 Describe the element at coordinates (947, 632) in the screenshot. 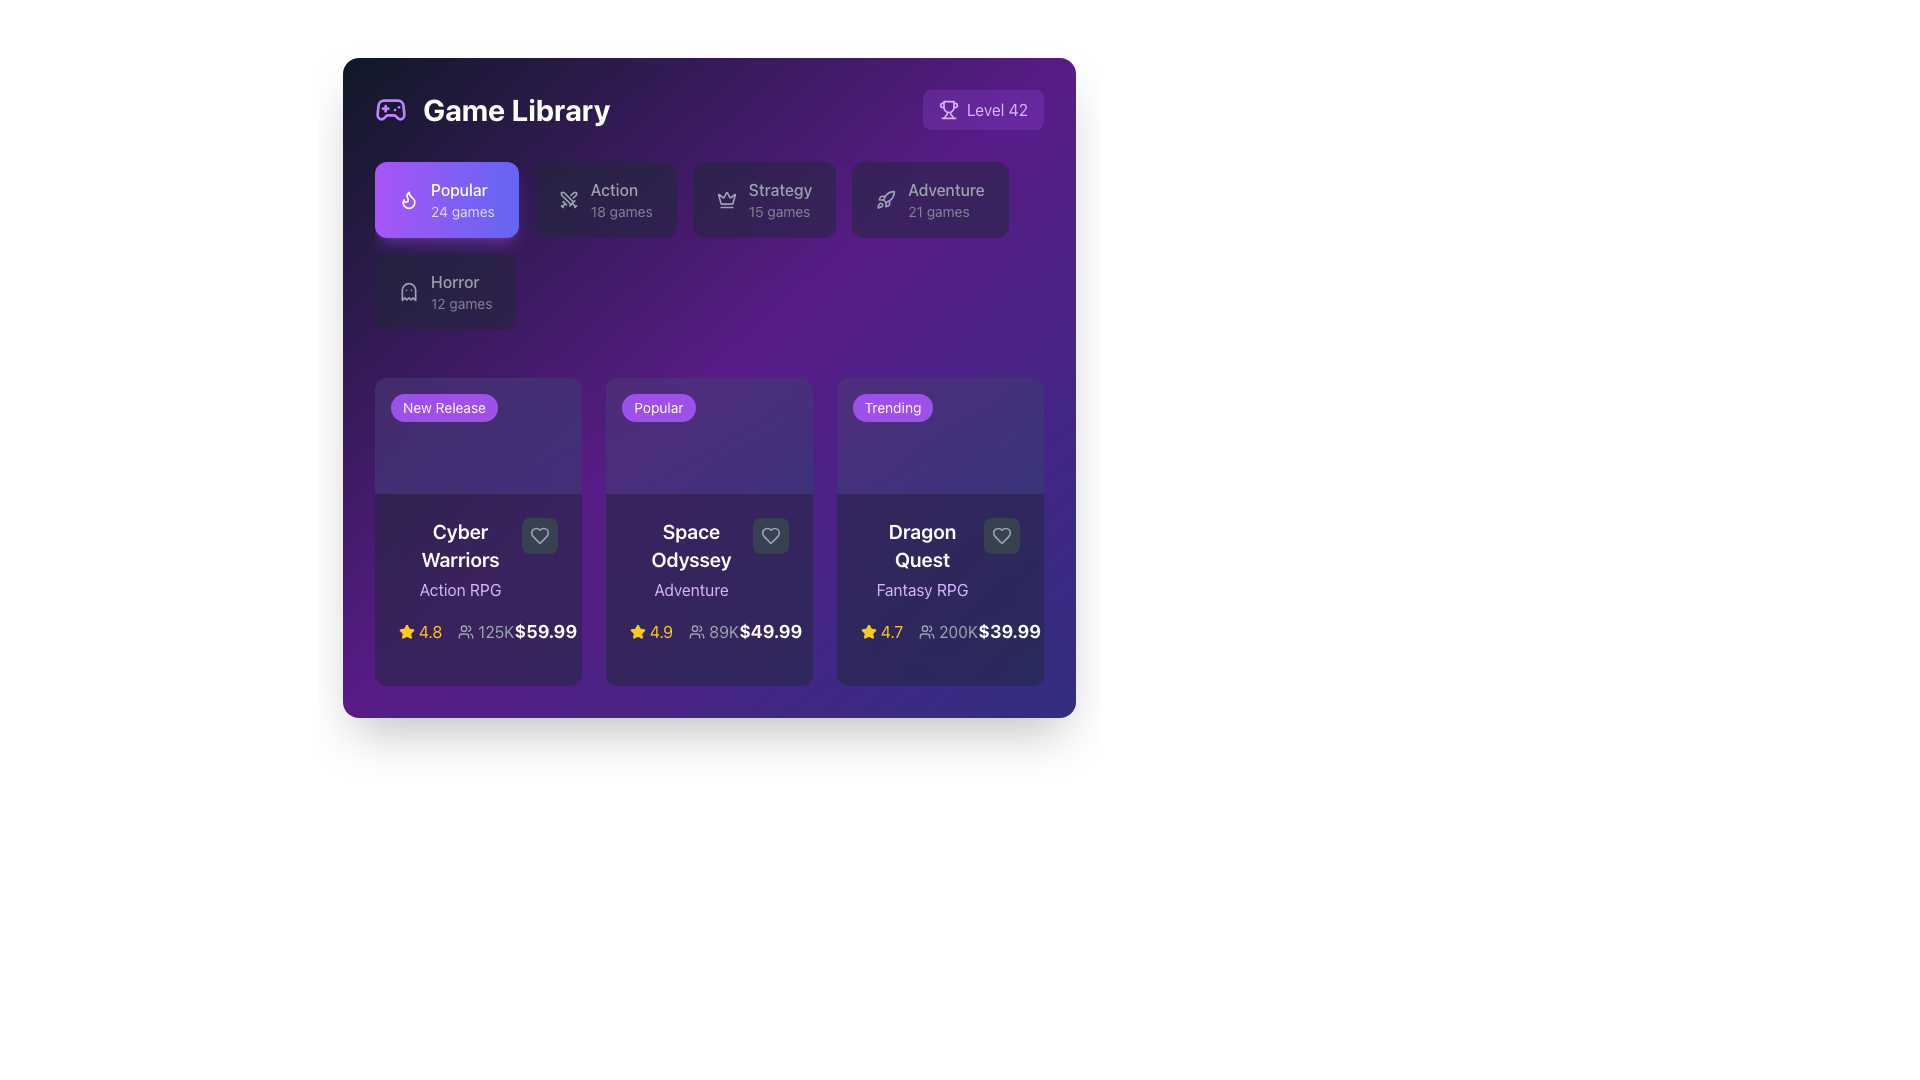

I see `the icon of the '200K' label` at that location.